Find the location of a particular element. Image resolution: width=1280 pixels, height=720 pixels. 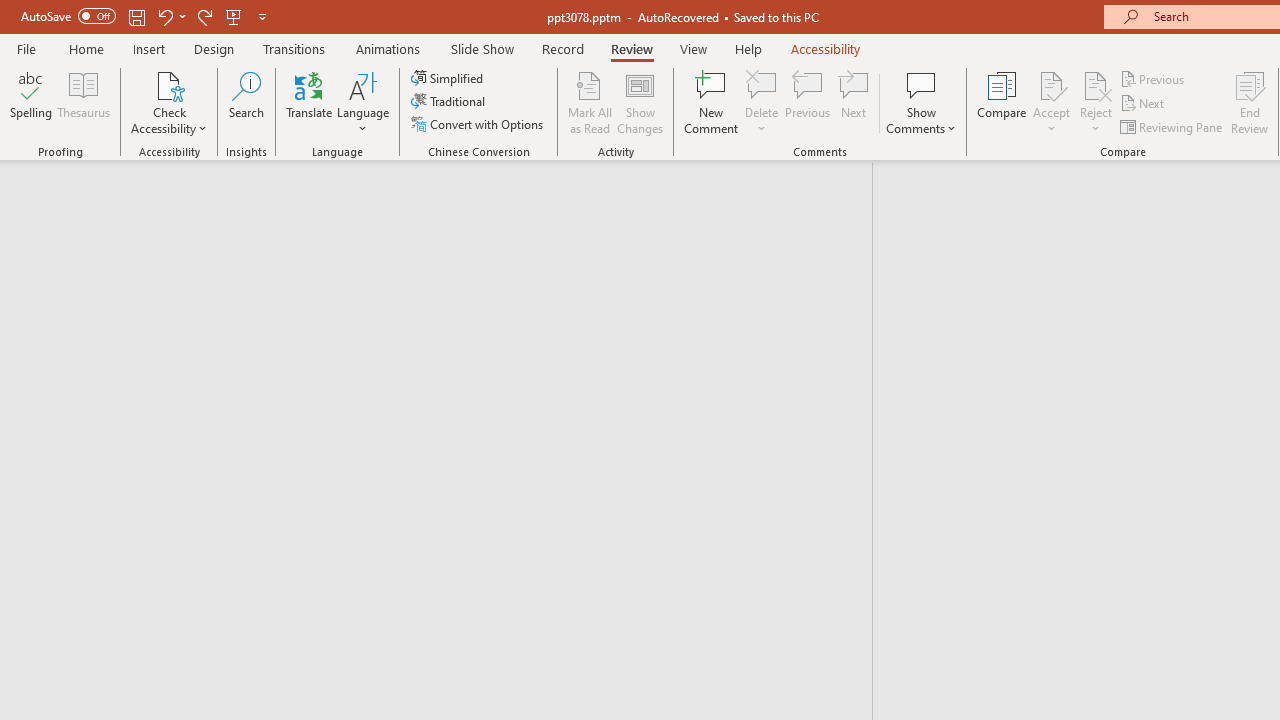

'Language' is located at coordinates (363, 103).